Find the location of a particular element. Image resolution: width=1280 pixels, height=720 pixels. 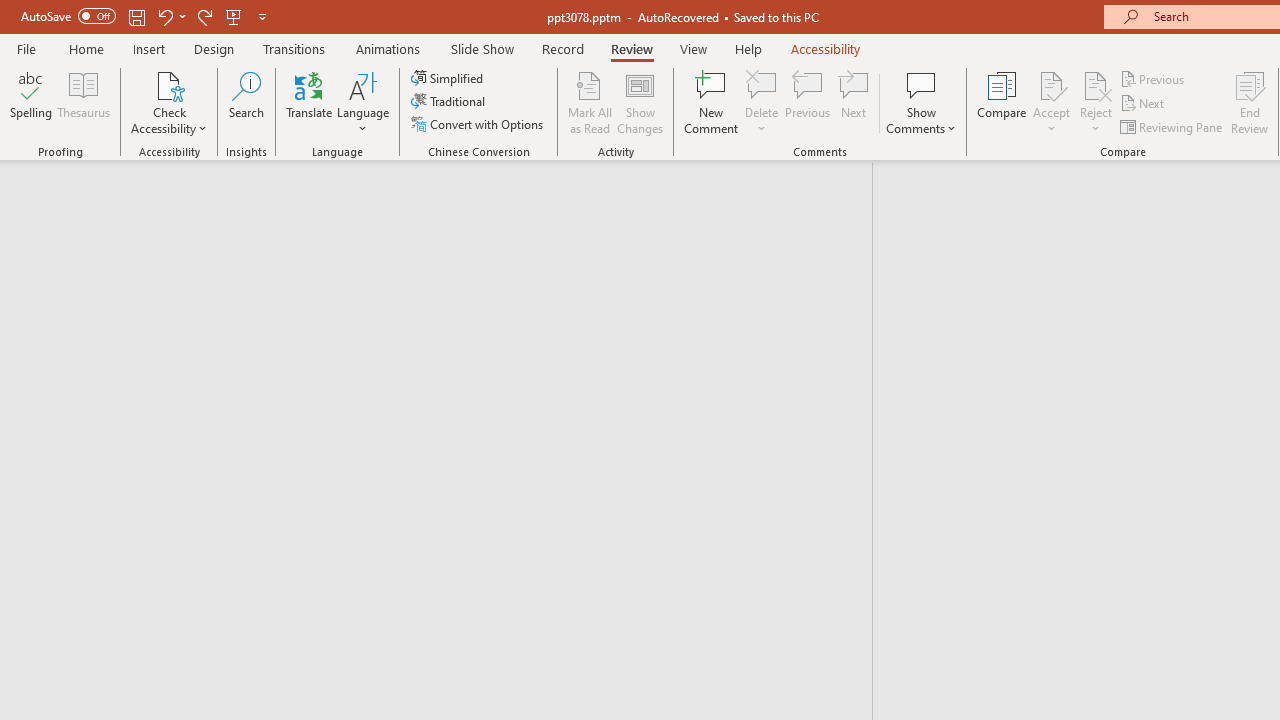

'Language' is located at coordinates (363, 103).